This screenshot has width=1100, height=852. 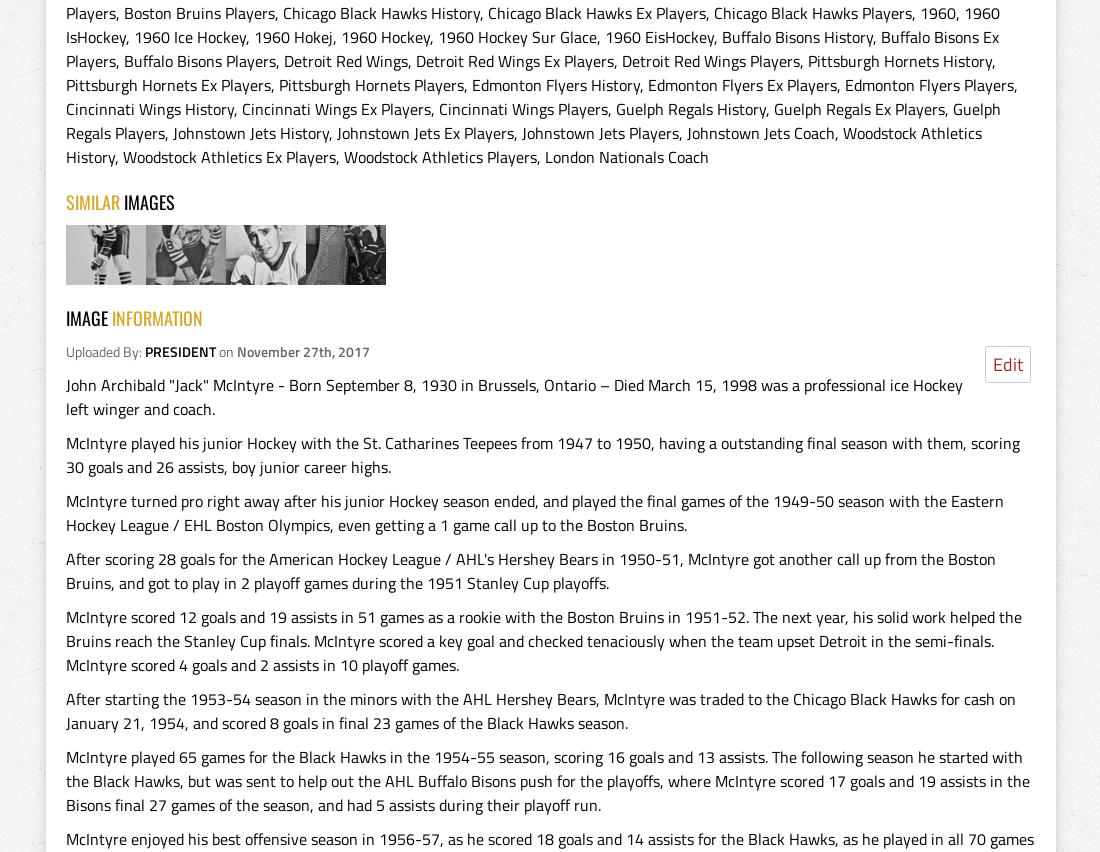 I want to click on 'PRESIDENT', so click(x=179, y=351).